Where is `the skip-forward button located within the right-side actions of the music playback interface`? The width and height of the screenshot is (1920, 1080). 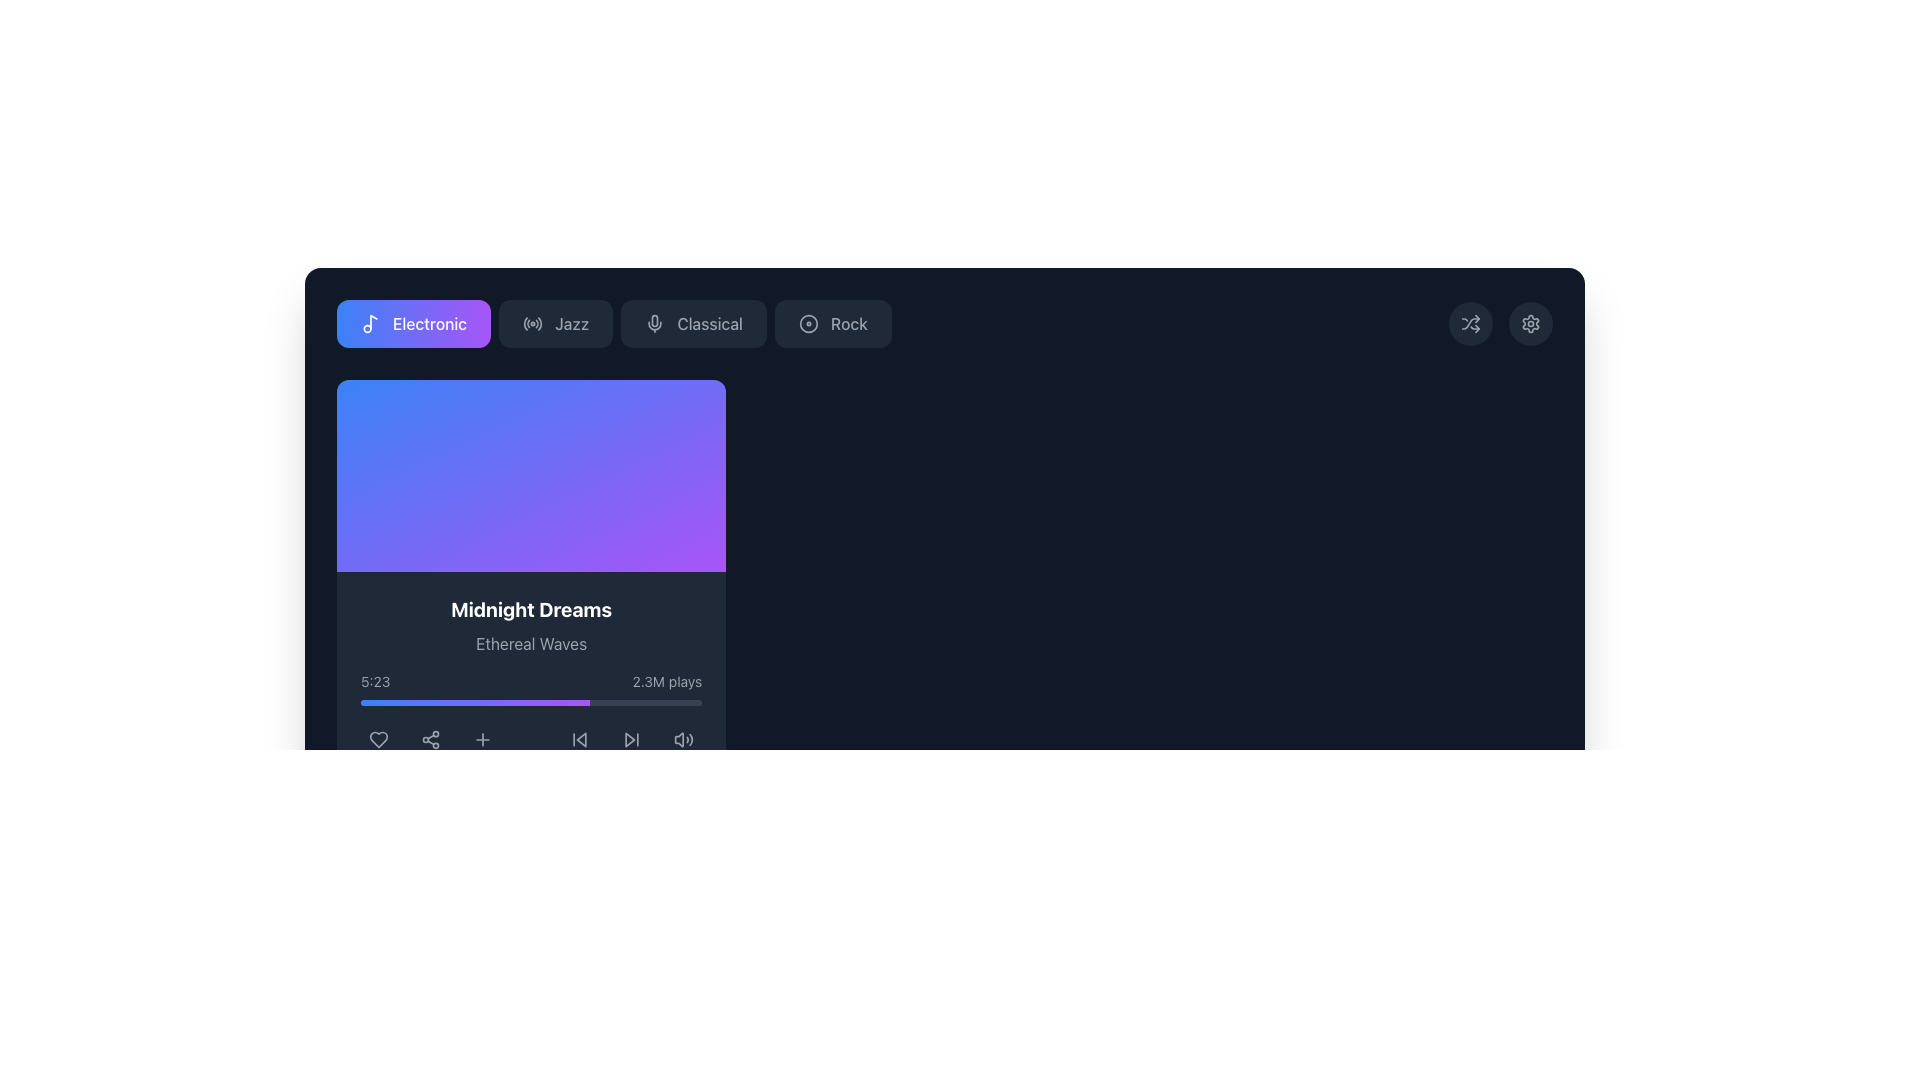 the skip-forward button located within the right-side actions of the music playback interface is located at coordinates (629, 740).